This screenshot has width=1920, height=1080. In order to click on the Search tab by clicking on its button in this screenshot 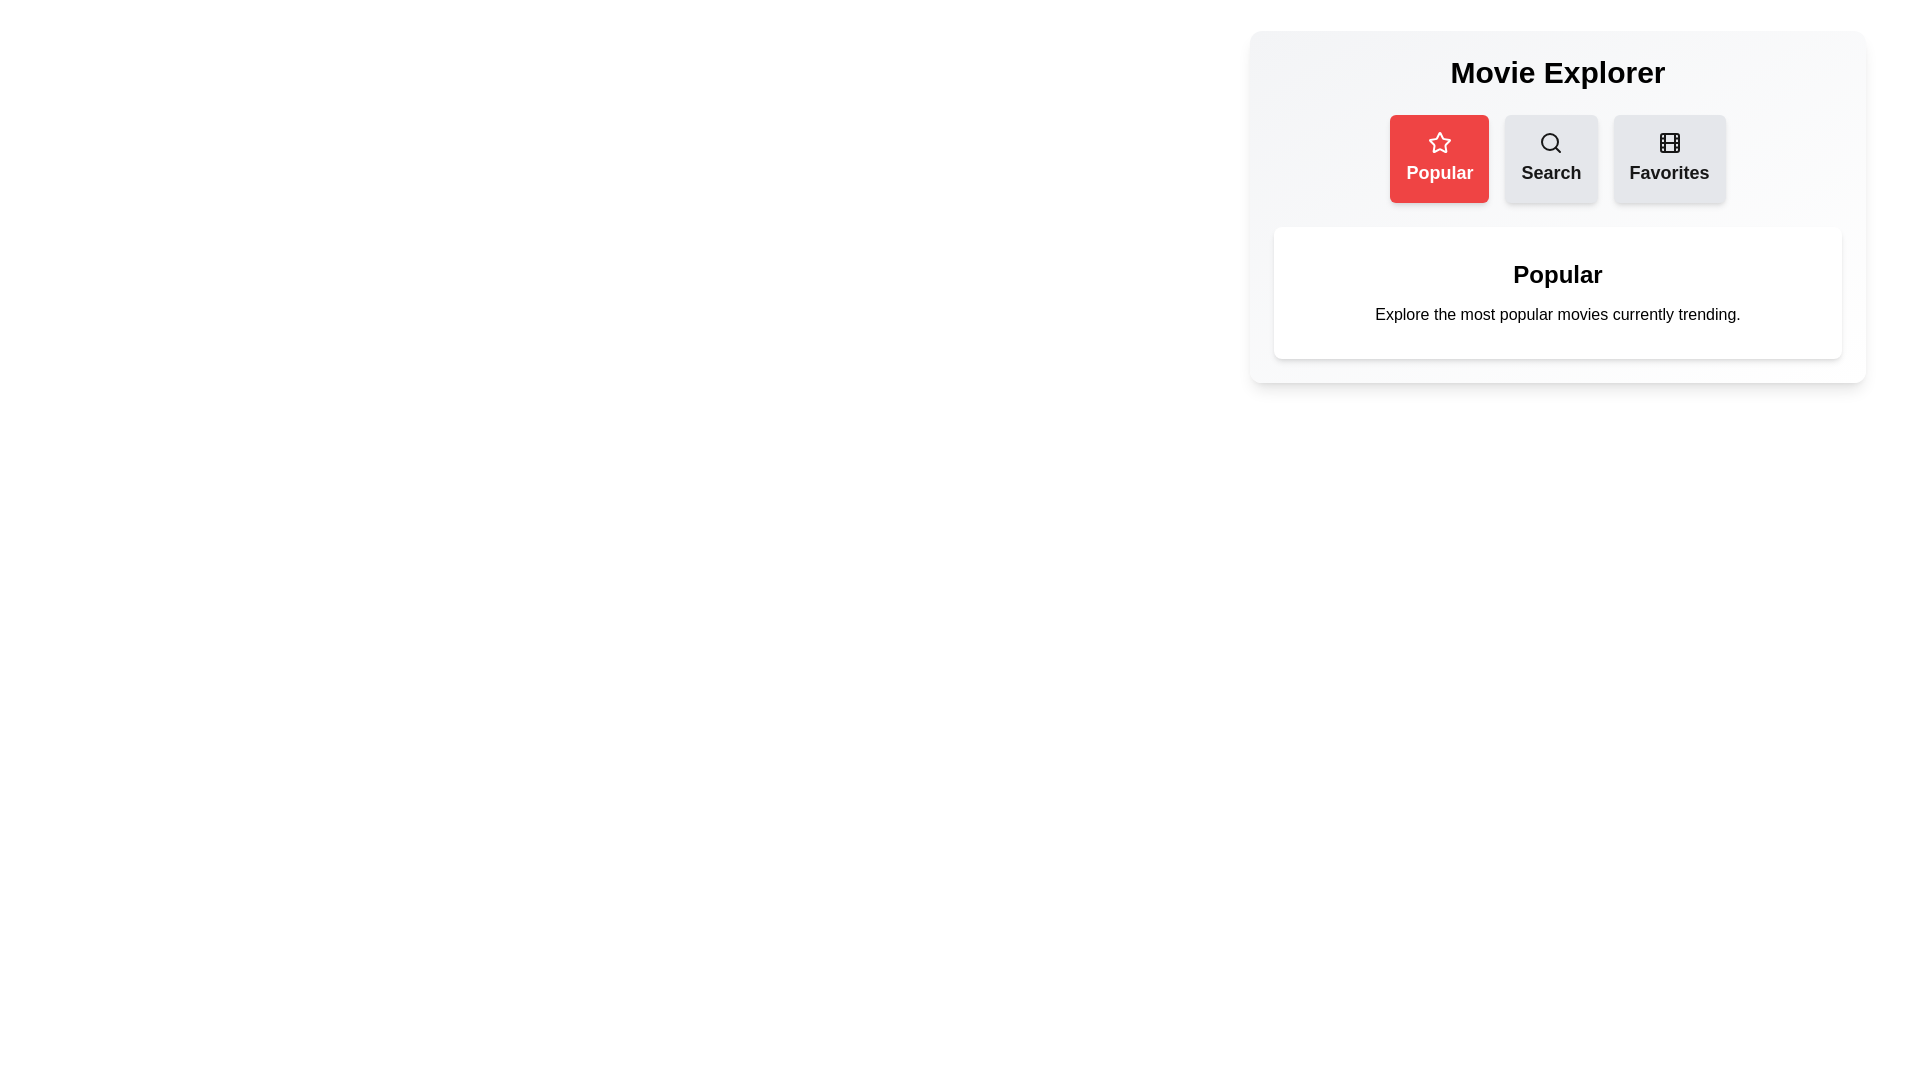, I will do `click(1550, 157)`.